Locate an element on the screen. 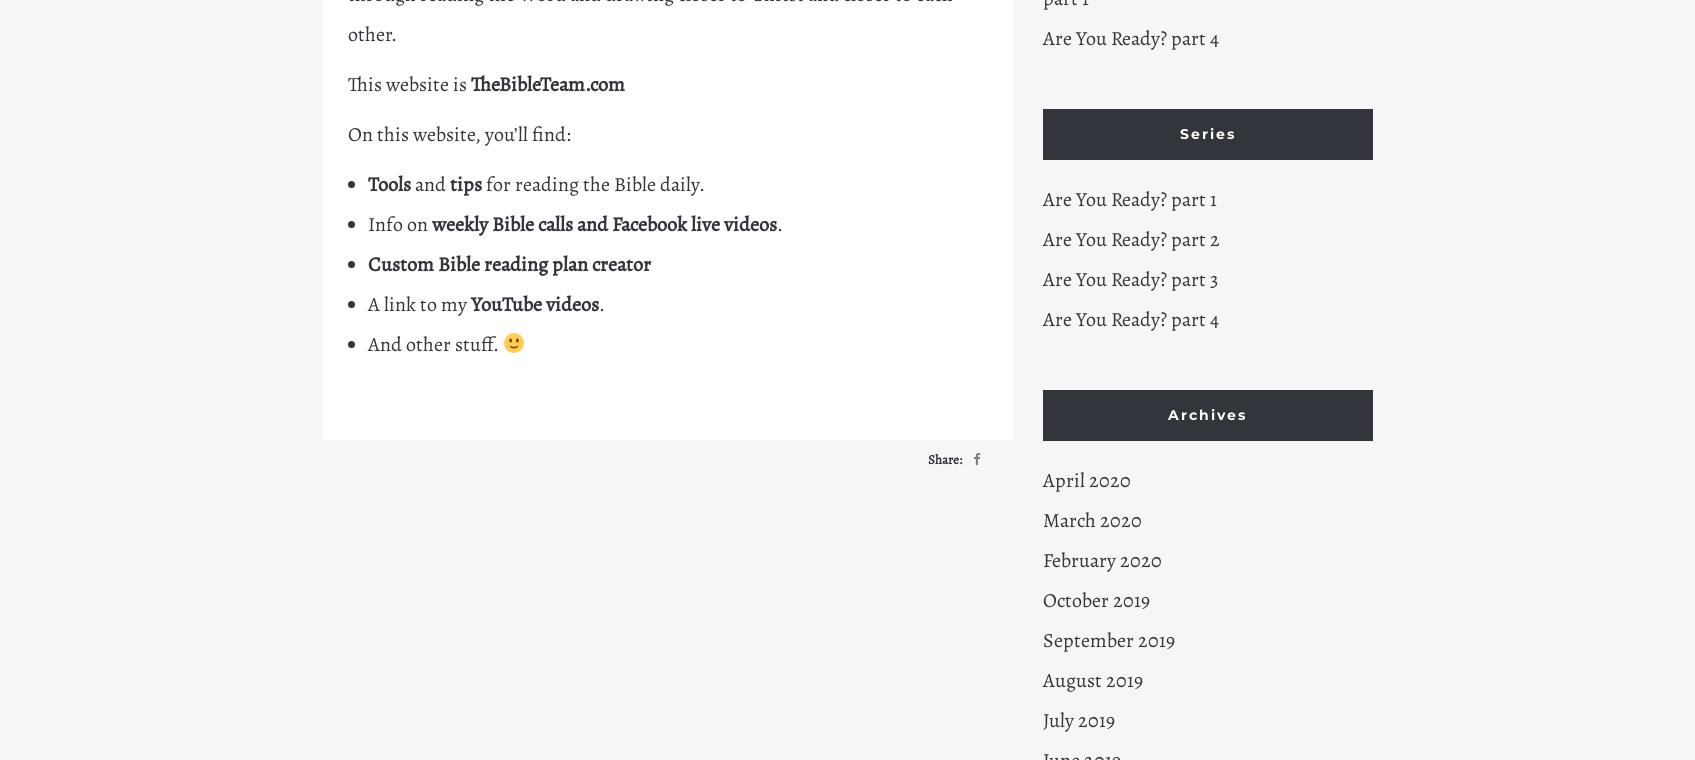 This screenshot has width=1695, height=760. 'March 2020' is located at coordinates (1091, 520).